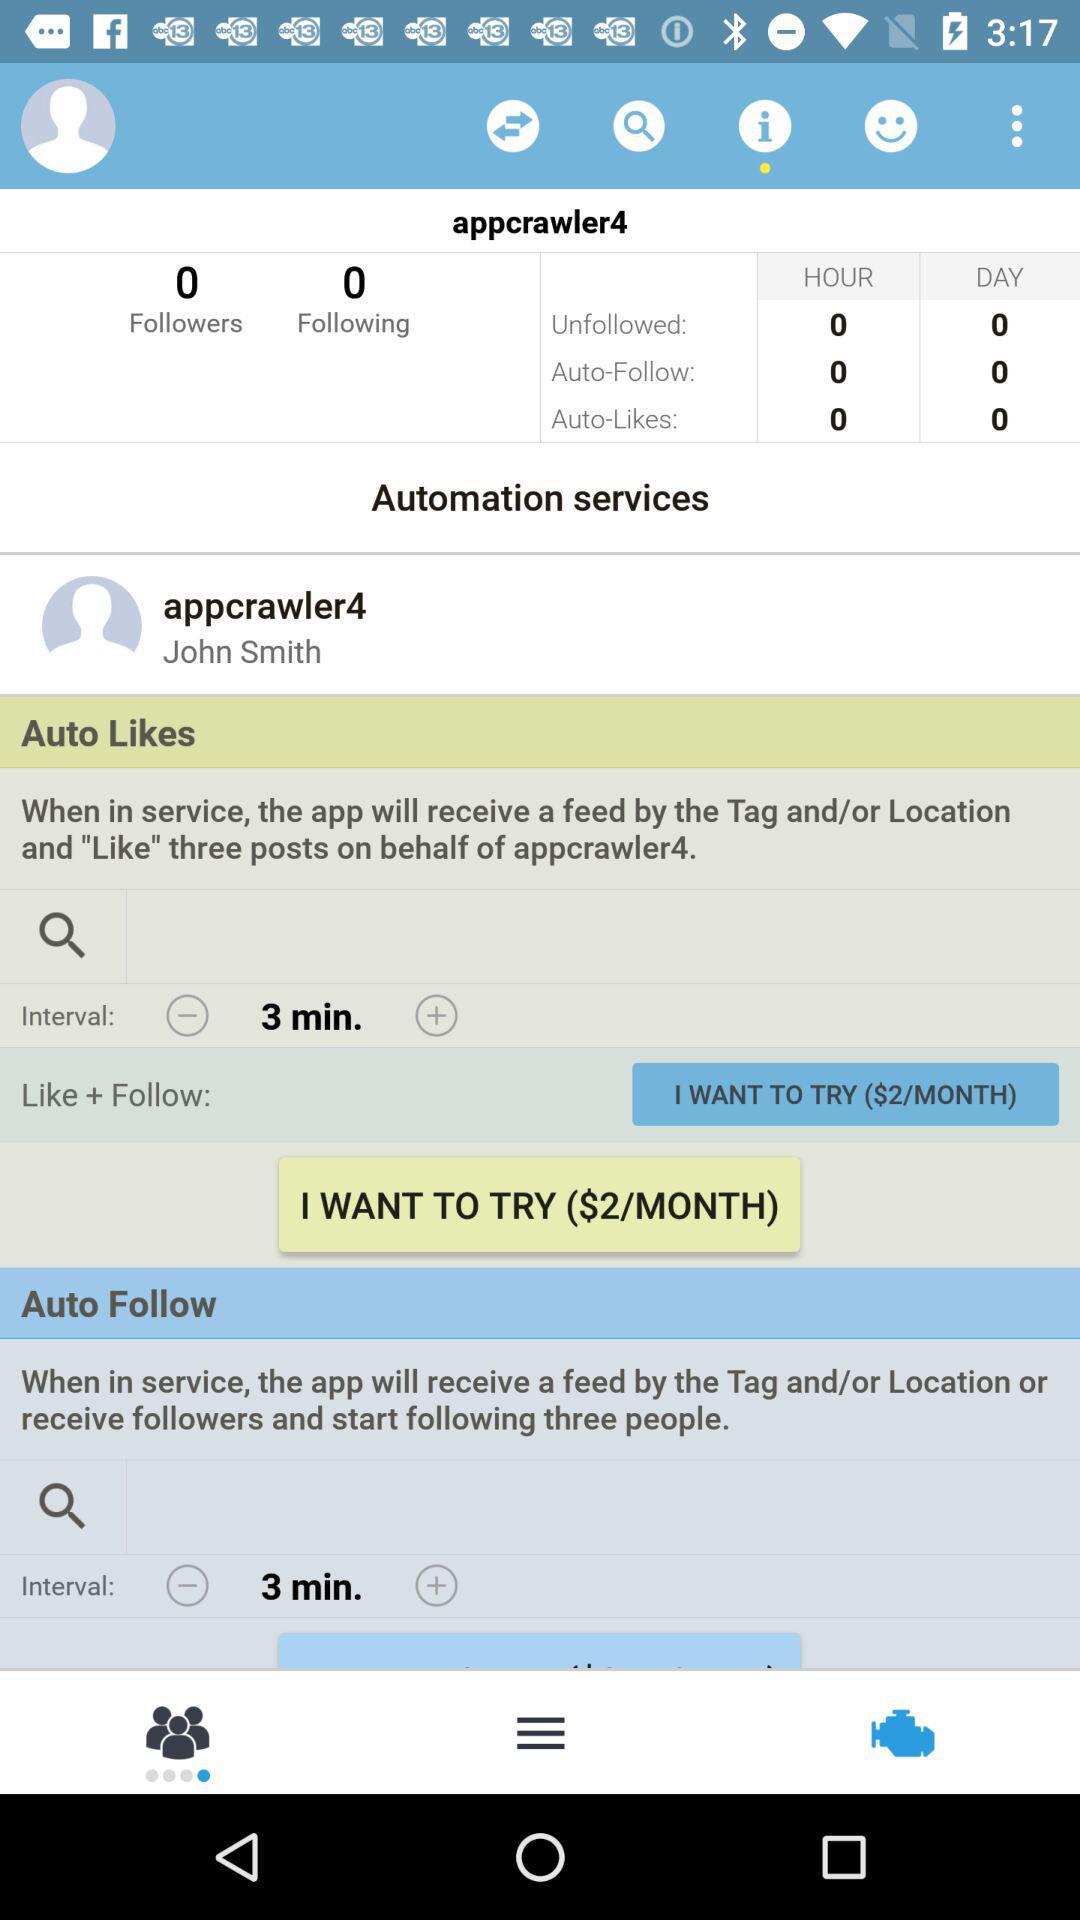 This screenshot has width=1080, height=1920. I want to click on the more icon, so click(540, 1730).